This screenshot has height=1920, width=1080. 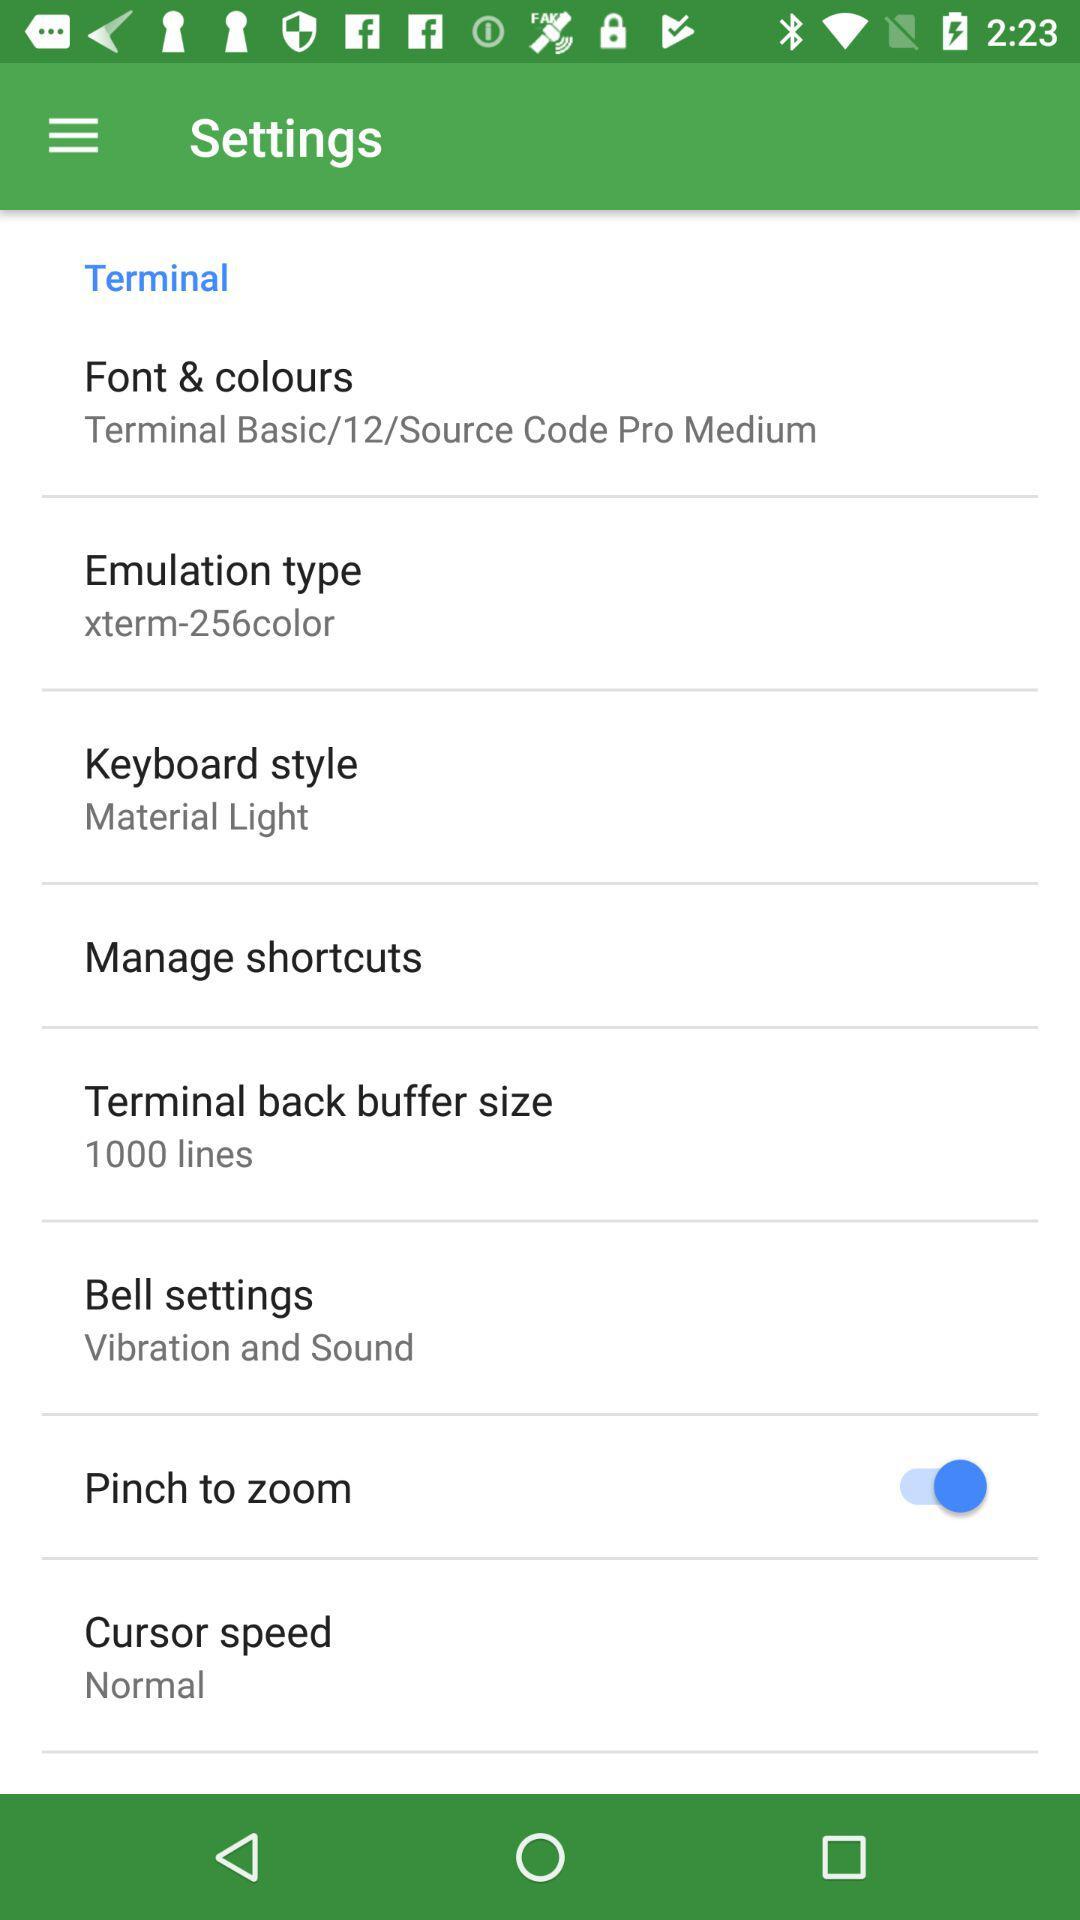 What do you see at coordinates (248, 1346) in the screenshot?
I see `item above the pinch to zoom icon` at bounding box center [248, 1346].